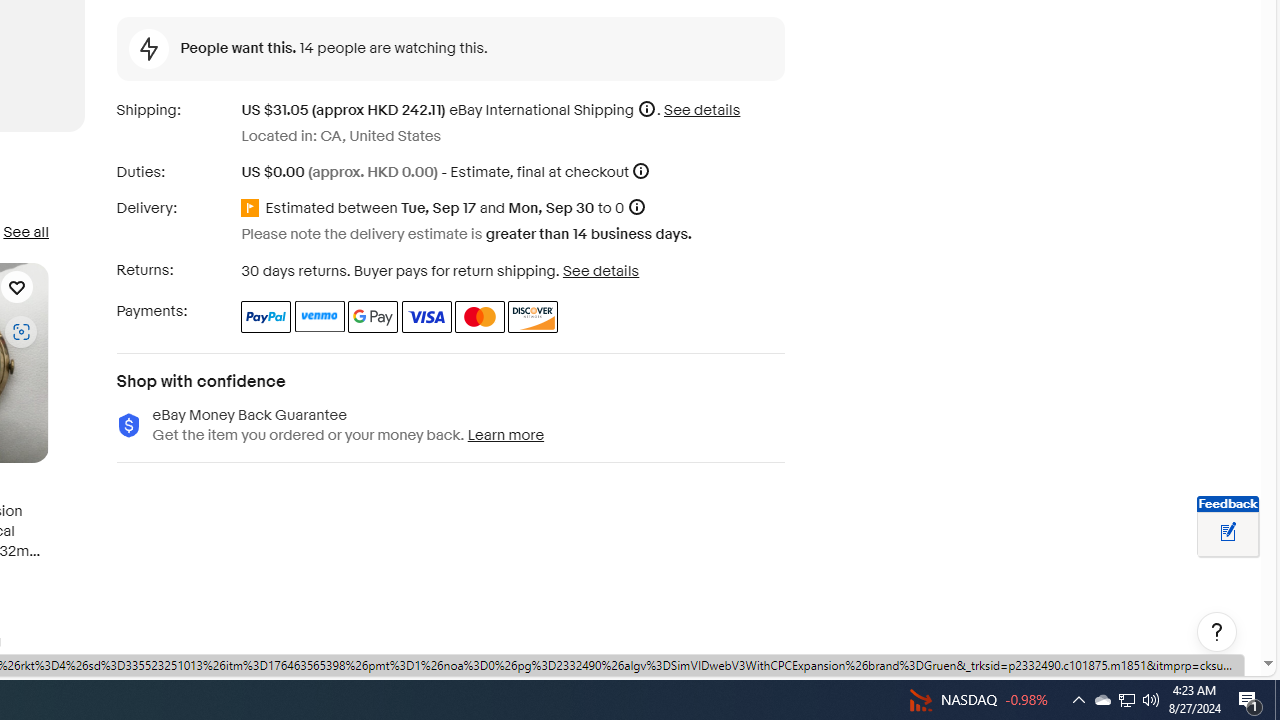  I want to click on 'See details - for more information about returns', so click(599, 270).